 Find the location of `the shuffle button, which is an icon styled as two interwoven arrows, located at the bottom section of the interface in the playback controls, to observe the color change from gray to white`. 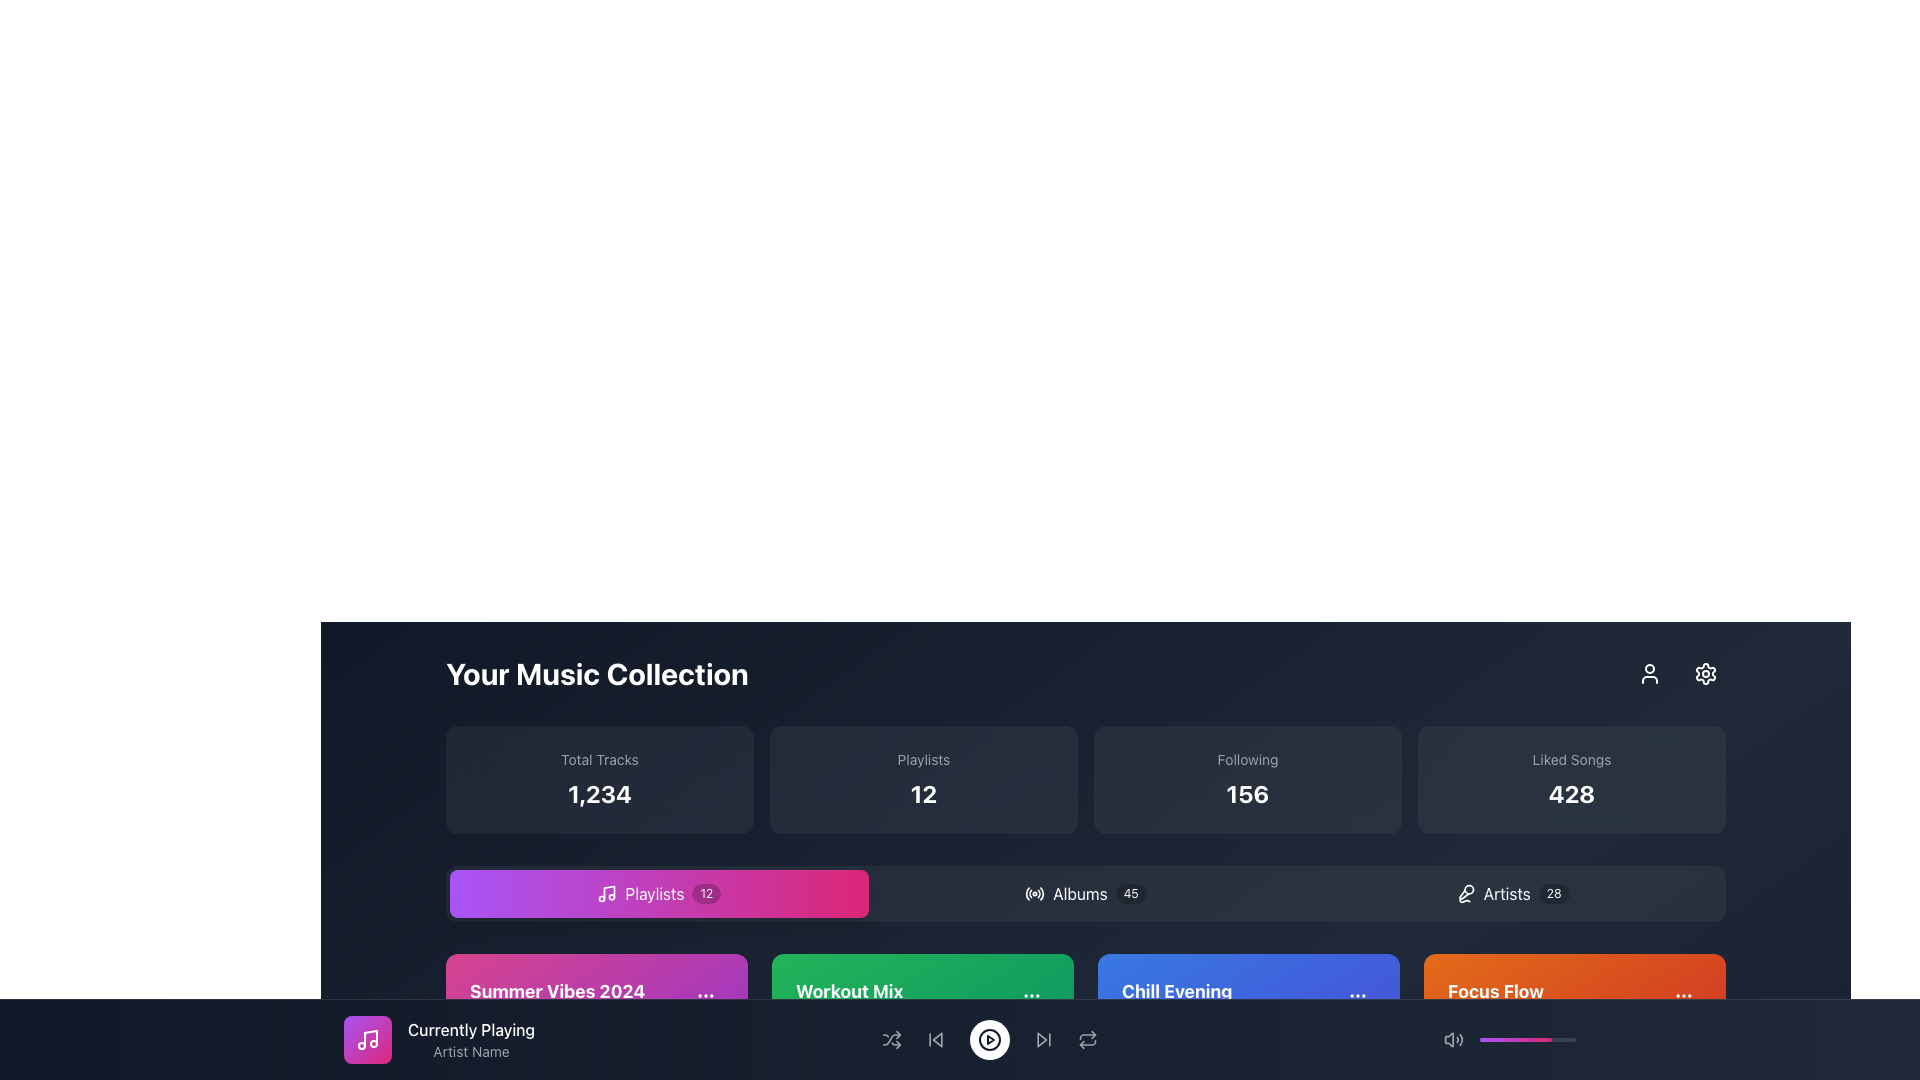

the shuffle button, which is an icon styled as two interwoven arrows, located at the bottom section of the interface in the playback controls, to observe the color change from gray to white is located at coordinates (890, 1039).